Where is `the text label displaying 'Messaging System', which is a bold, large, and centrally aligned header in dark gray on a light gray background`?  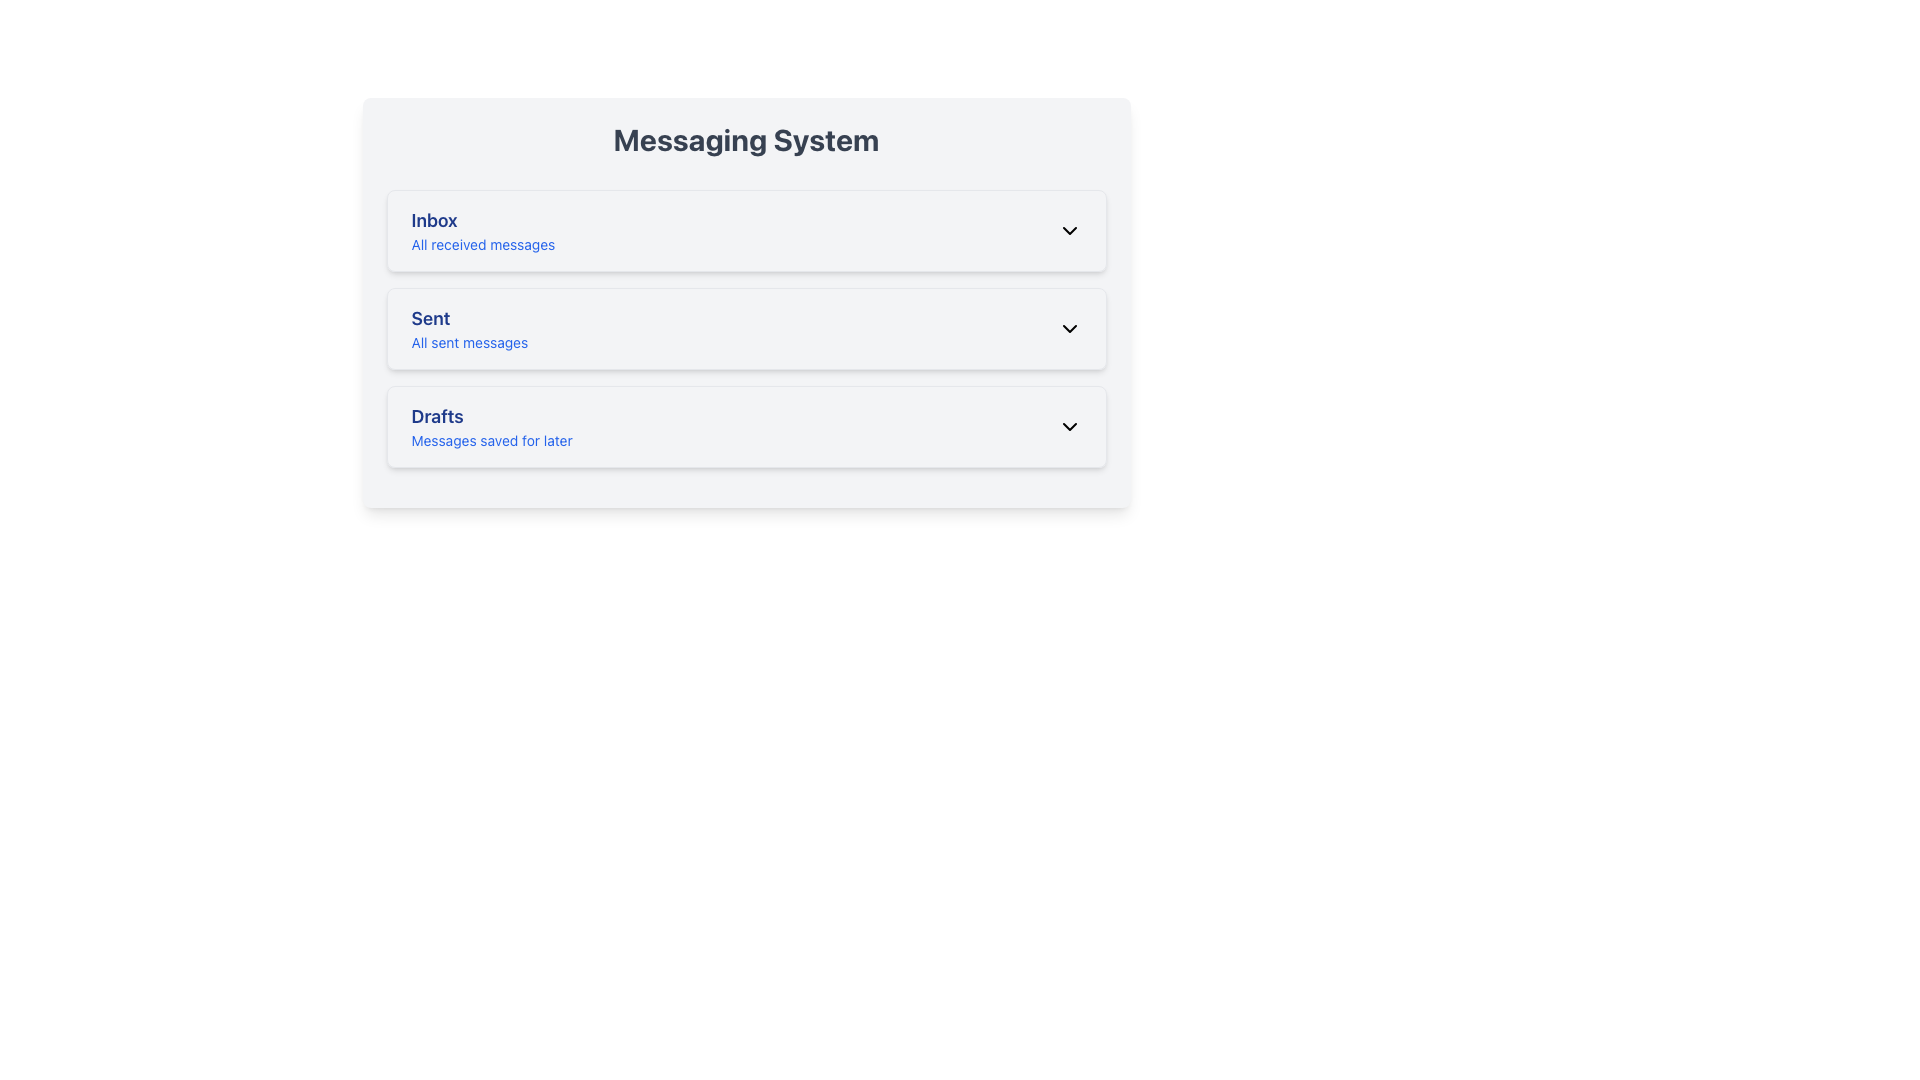
the text label displaying 'Messaging System', which is a bold, large, and centrally aligned header in dark gray on a light gray background is located at coordinates (745, 138).